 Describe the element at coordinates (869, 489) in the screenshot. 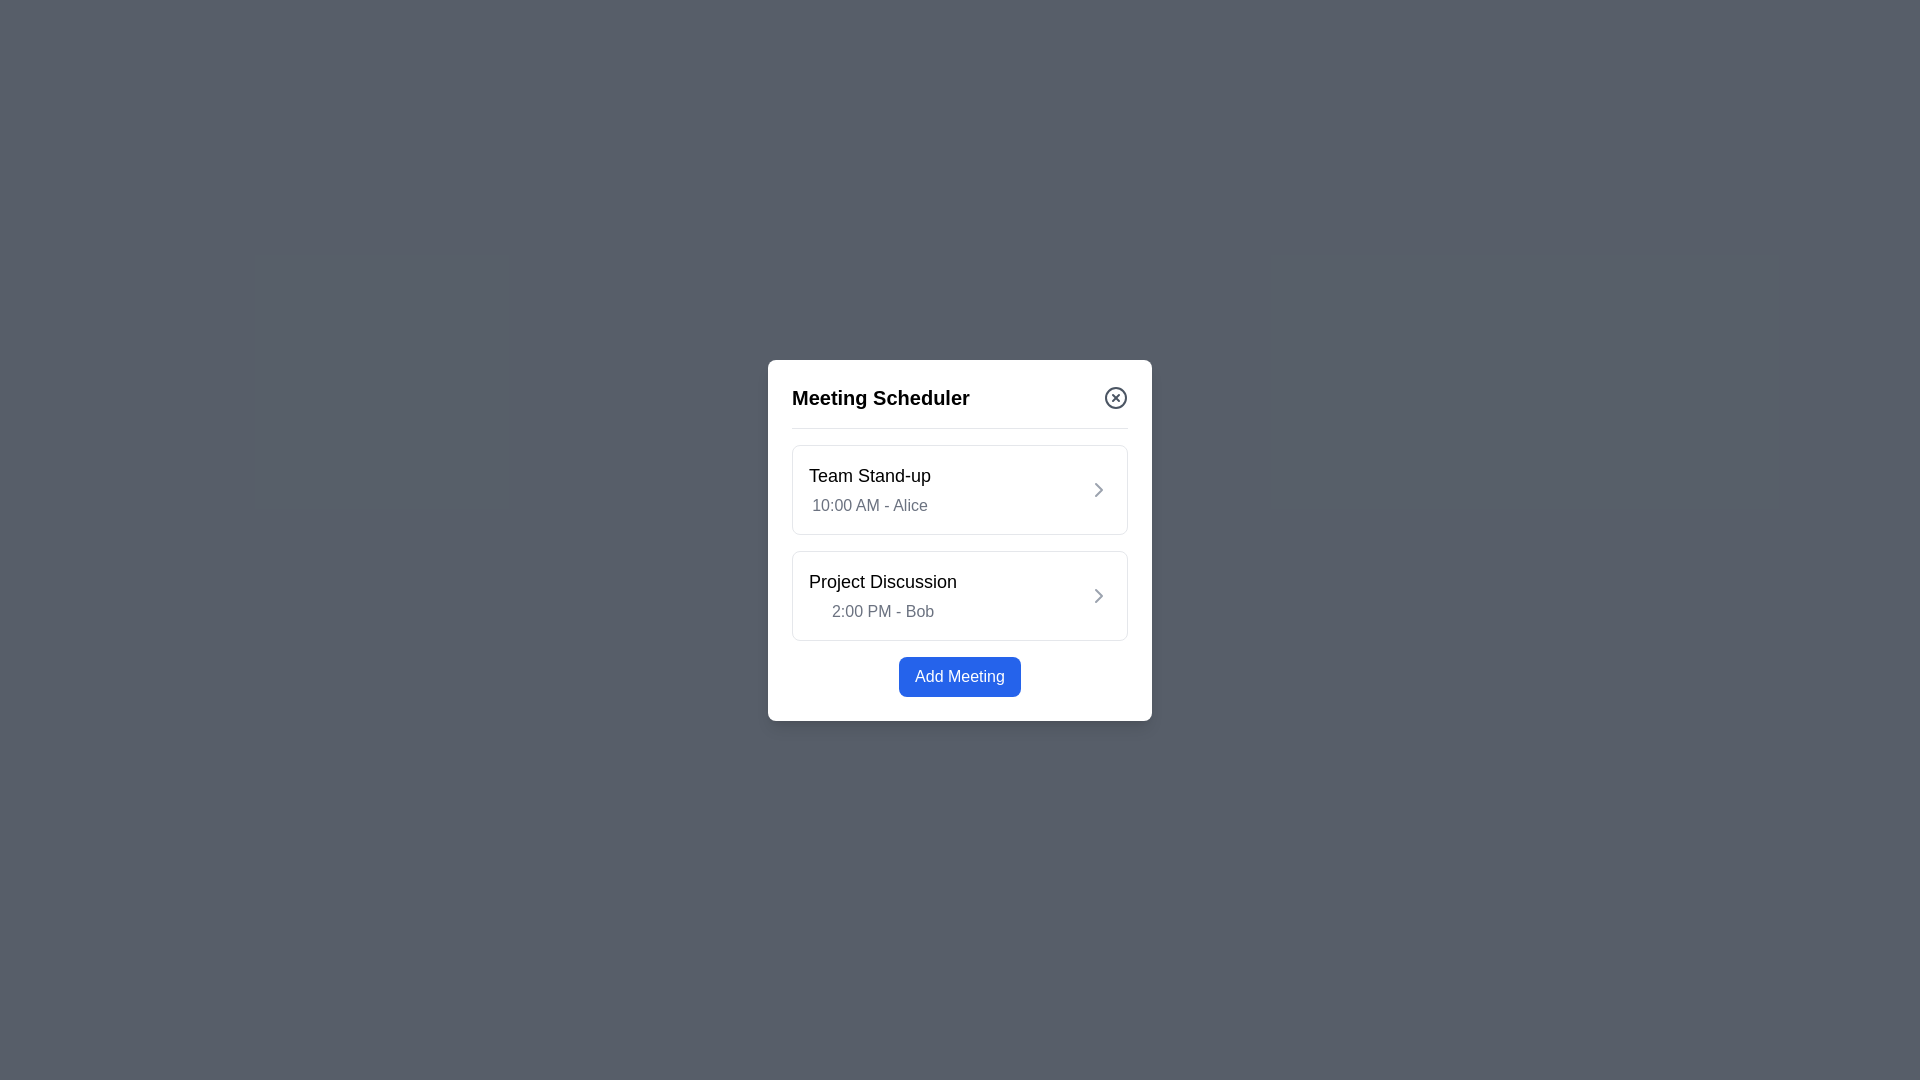

I see `the 'Team Stand-up' text block located at the top of the Meeting Scheduler interface to interact with adjacent related elements` at that location.